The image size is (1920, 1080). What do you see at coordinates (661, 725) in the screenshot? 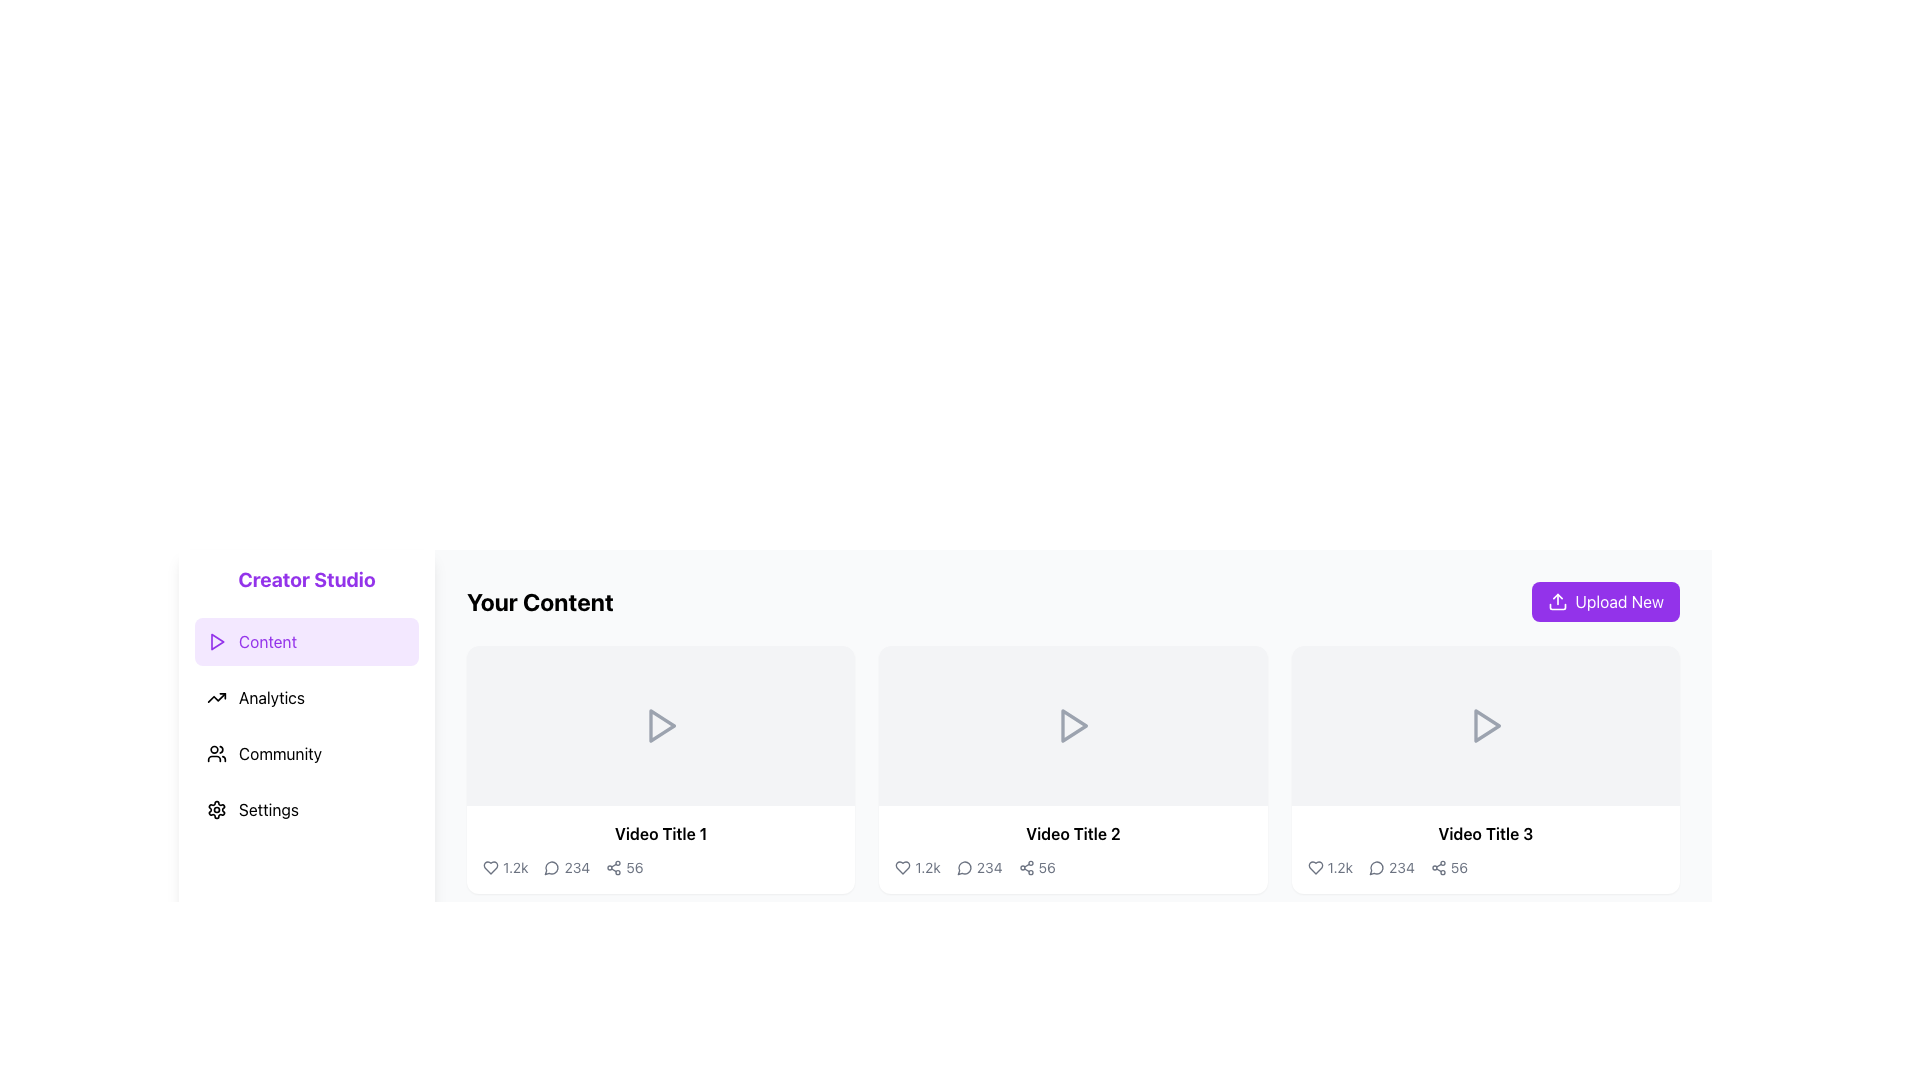
I see `the play icon in the first content card labeled 'Video Title 1'` at bounding box center [661, 725].